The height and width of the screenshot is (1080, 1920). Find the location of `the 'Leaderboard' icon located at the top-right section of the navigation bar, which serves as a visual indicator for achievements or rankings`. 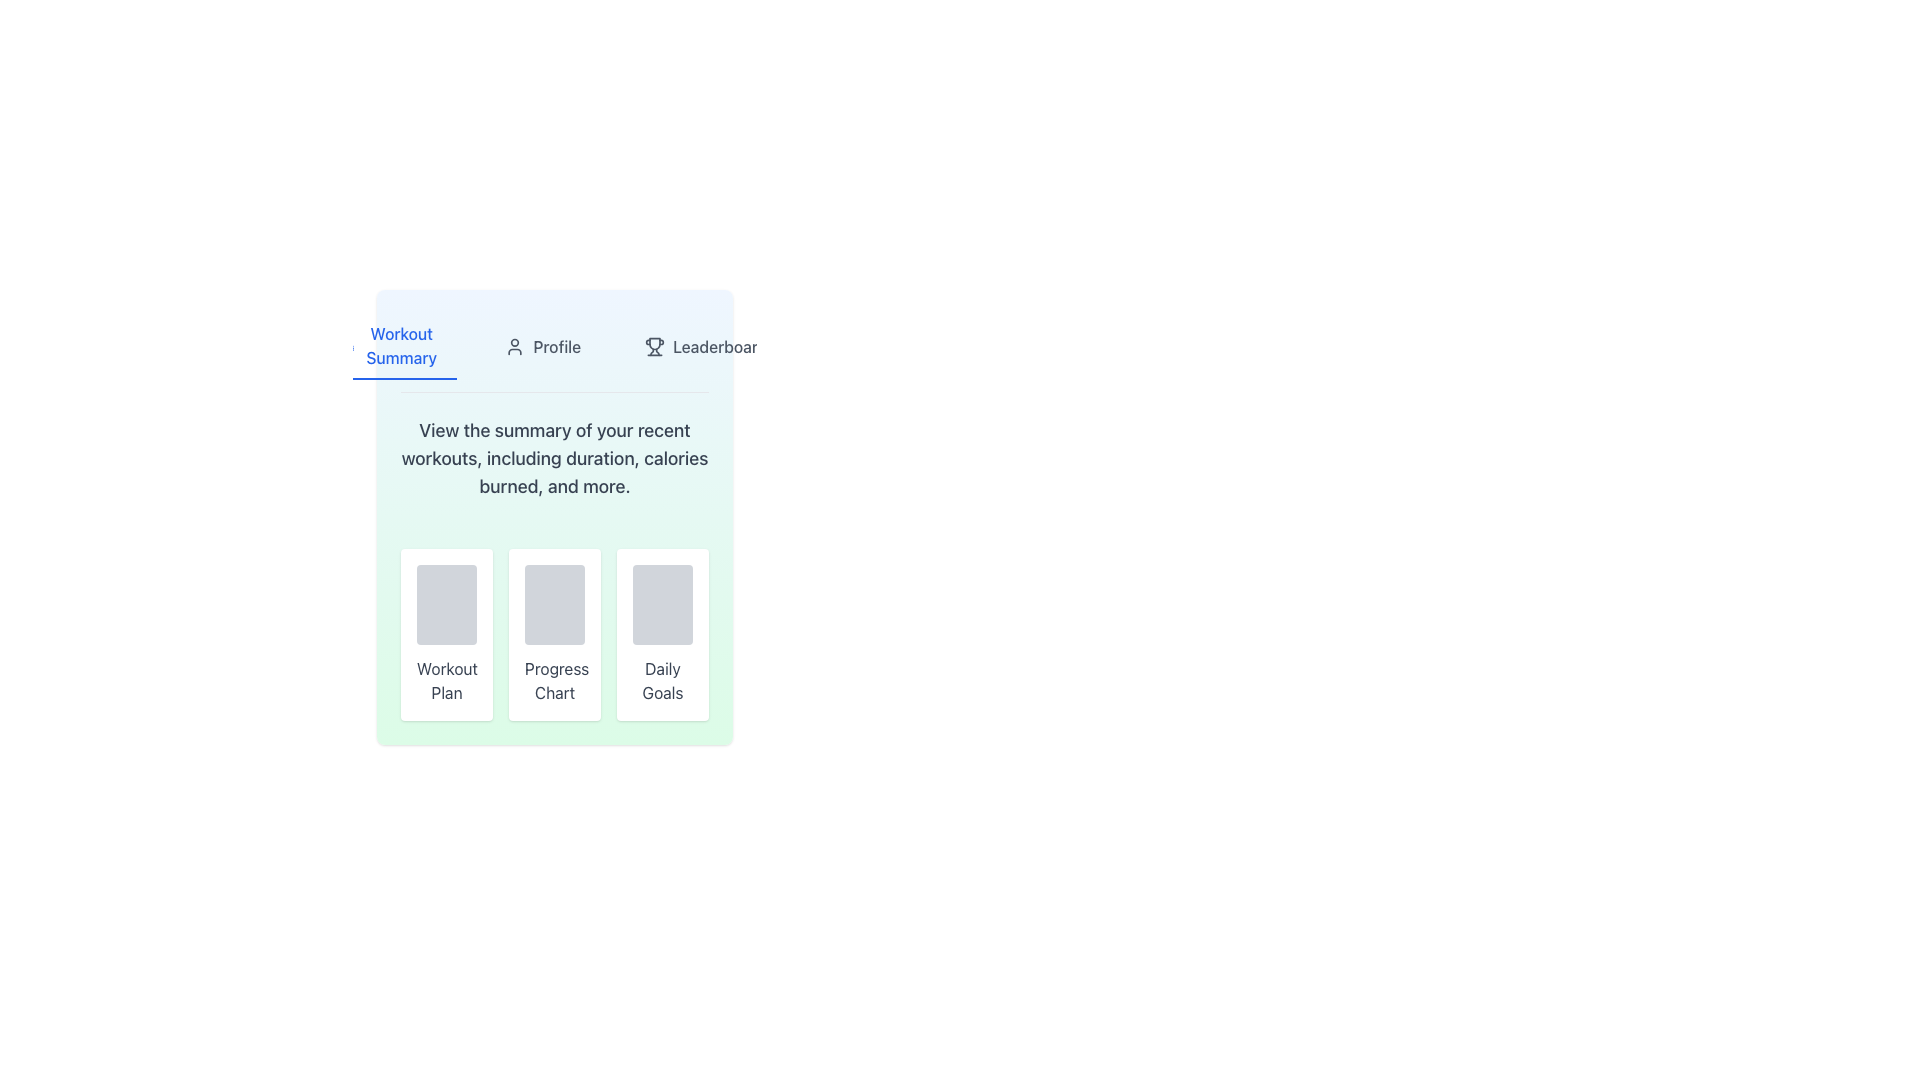

the 'Leaderboard' icon located at the top-right section of the navigation bar, which serves as a visual indicator for achievements or rankings is located at coordinates (655, 346).